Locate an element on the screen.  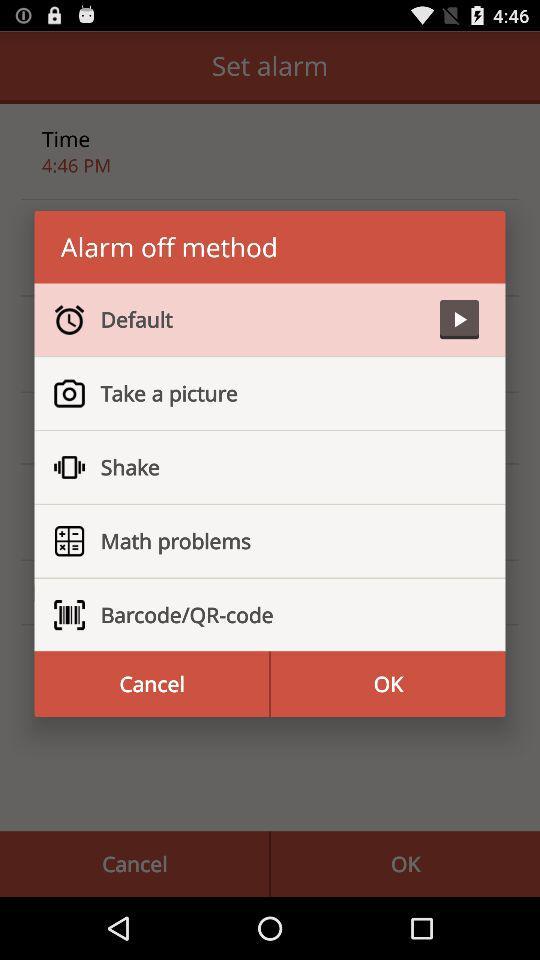
app next to default icon is located at coordinates (459, 319).